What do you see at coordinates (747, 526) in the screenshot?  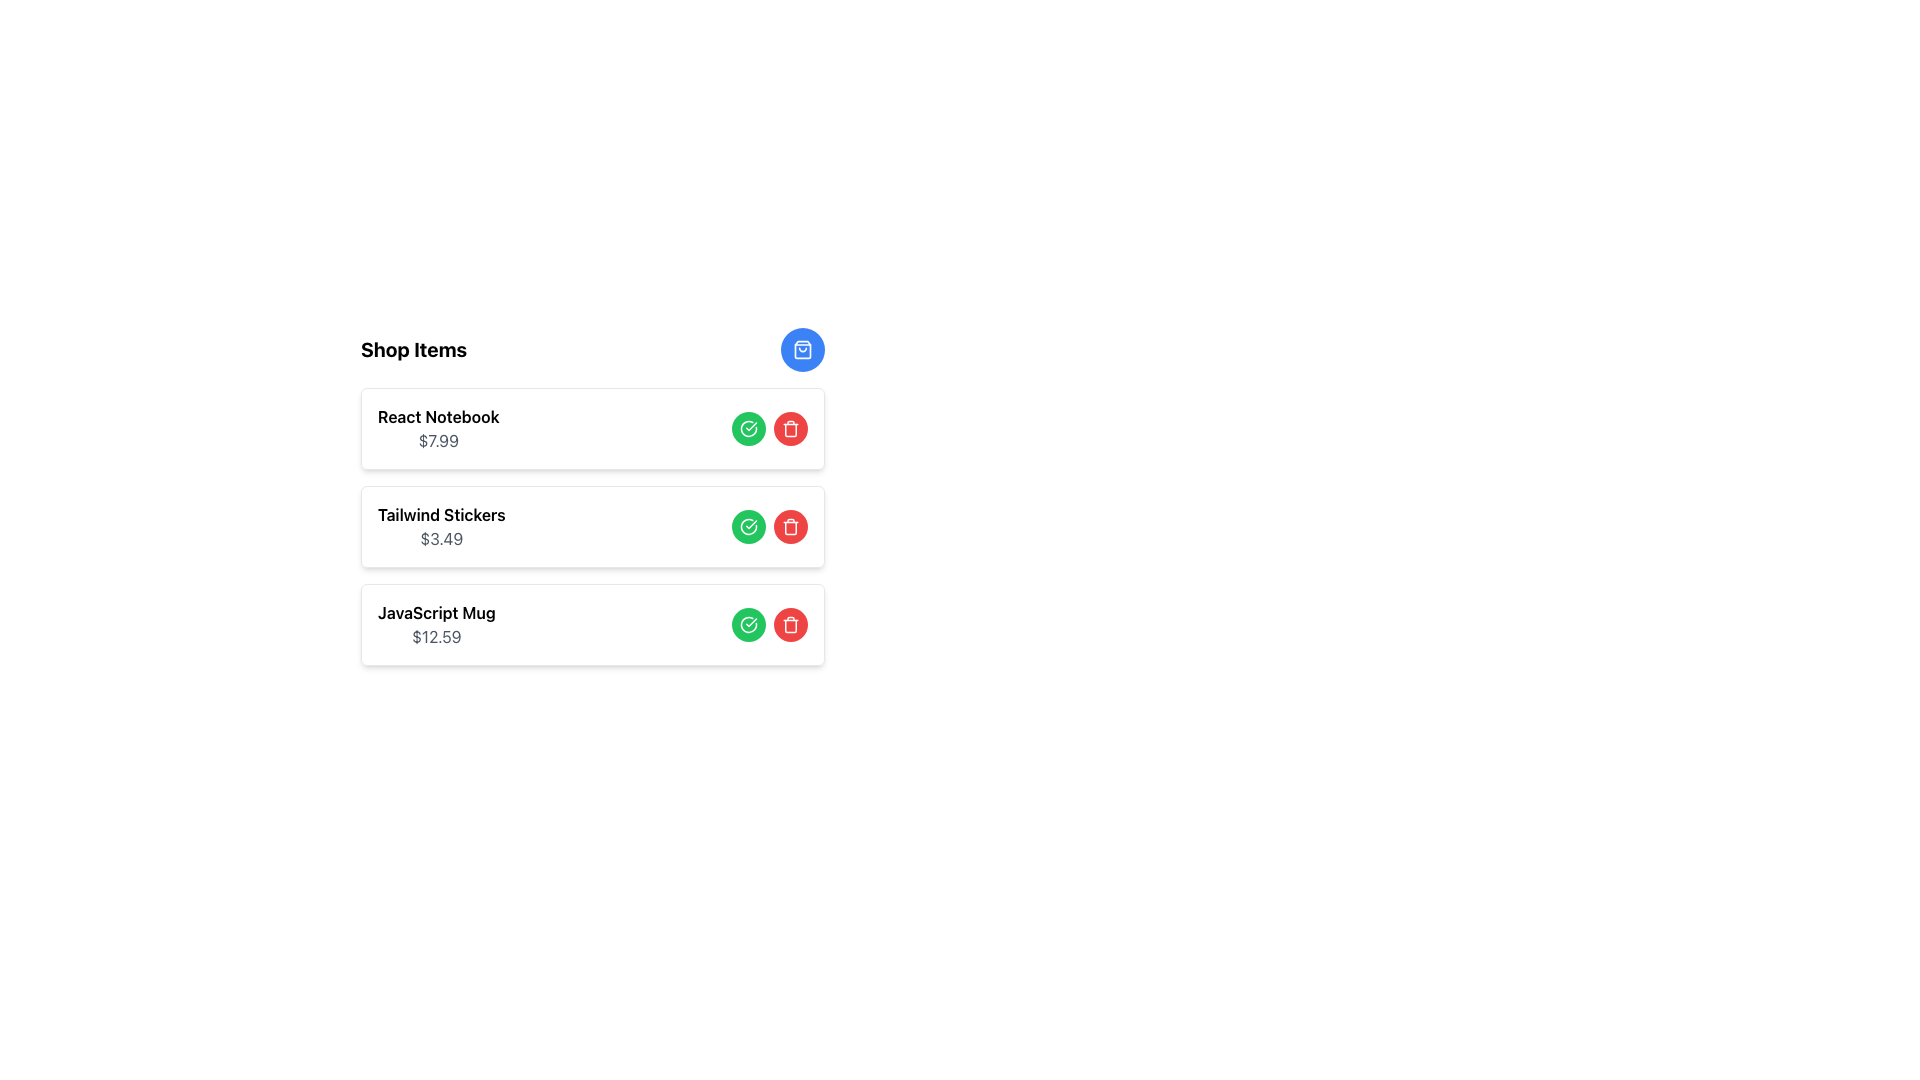 I see `the green circular button with a white checkmark located in the second list item of the shopping list, adjacent to the 'Tailwind Stickers' text` at bounding box center [747, 526].